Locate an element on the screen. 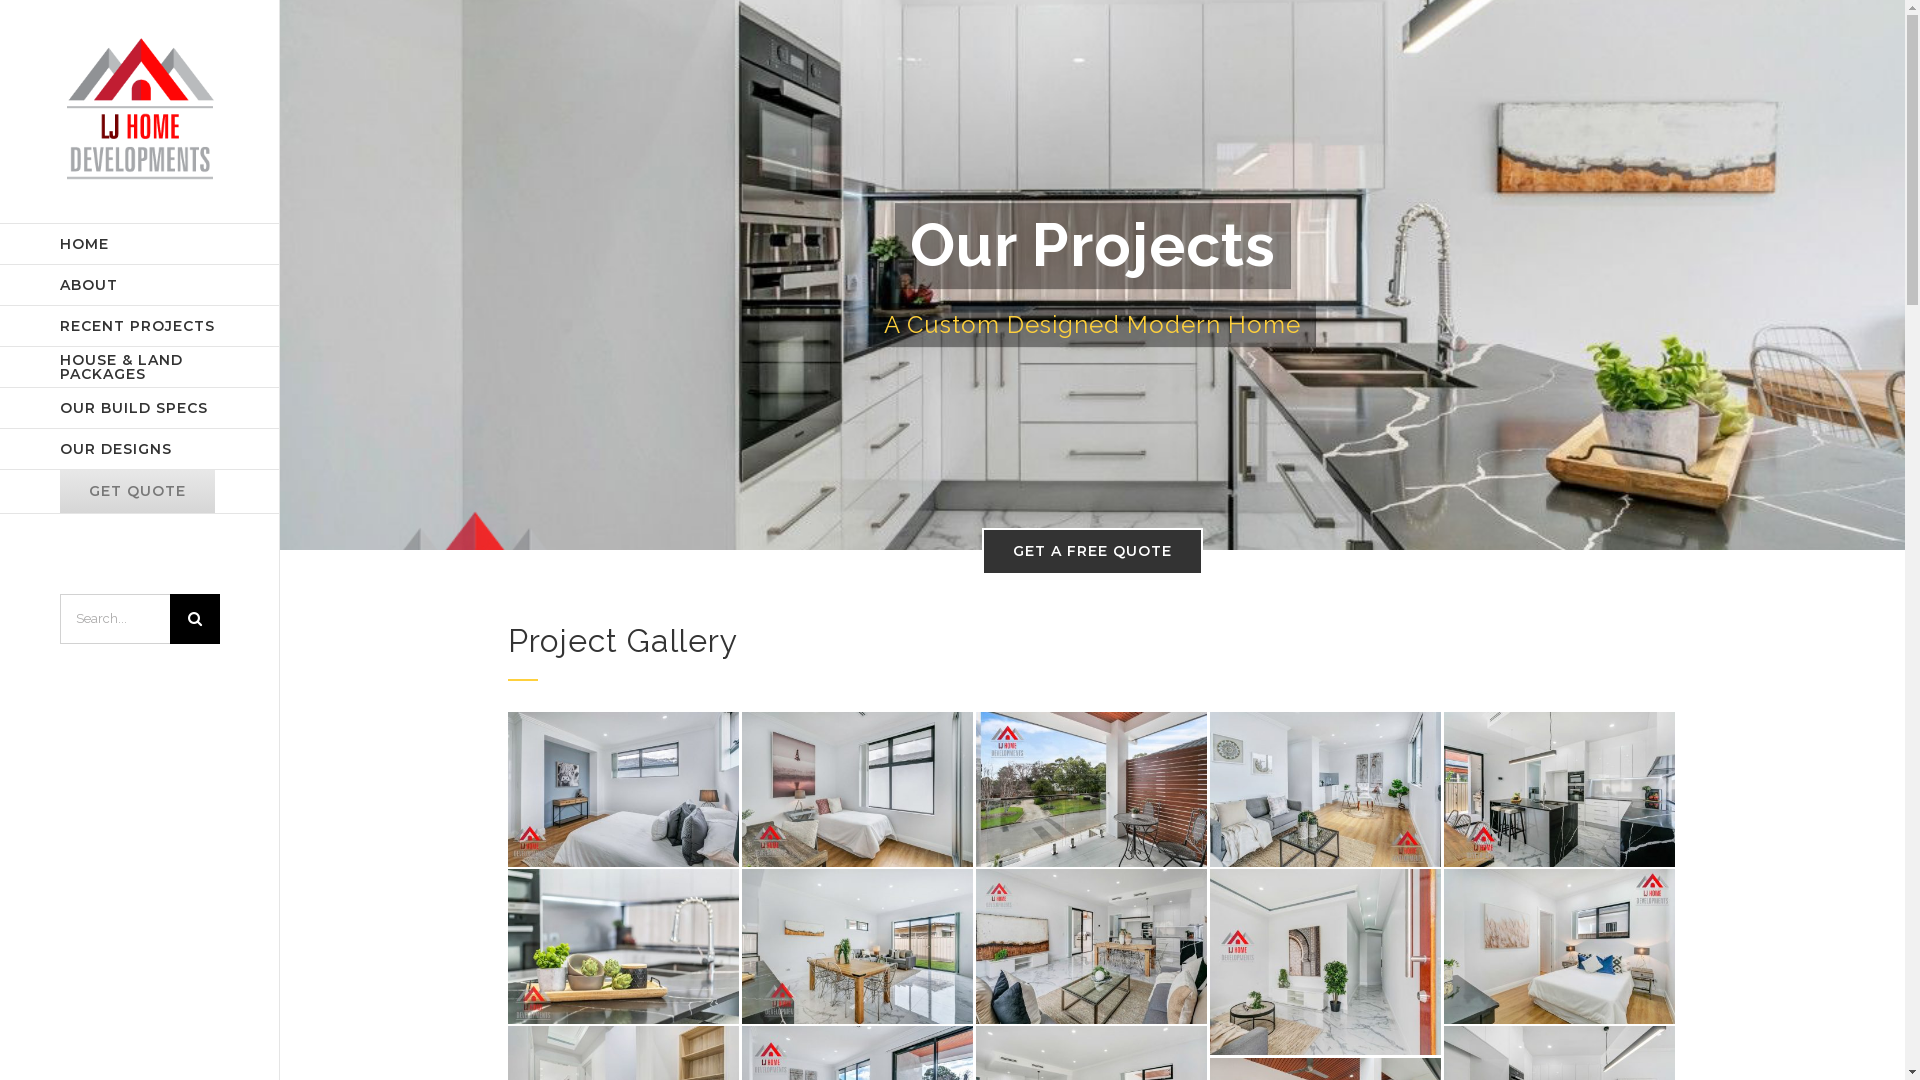 The image size is (1920, 1080). '9' is located at coordinates (1558, 945).